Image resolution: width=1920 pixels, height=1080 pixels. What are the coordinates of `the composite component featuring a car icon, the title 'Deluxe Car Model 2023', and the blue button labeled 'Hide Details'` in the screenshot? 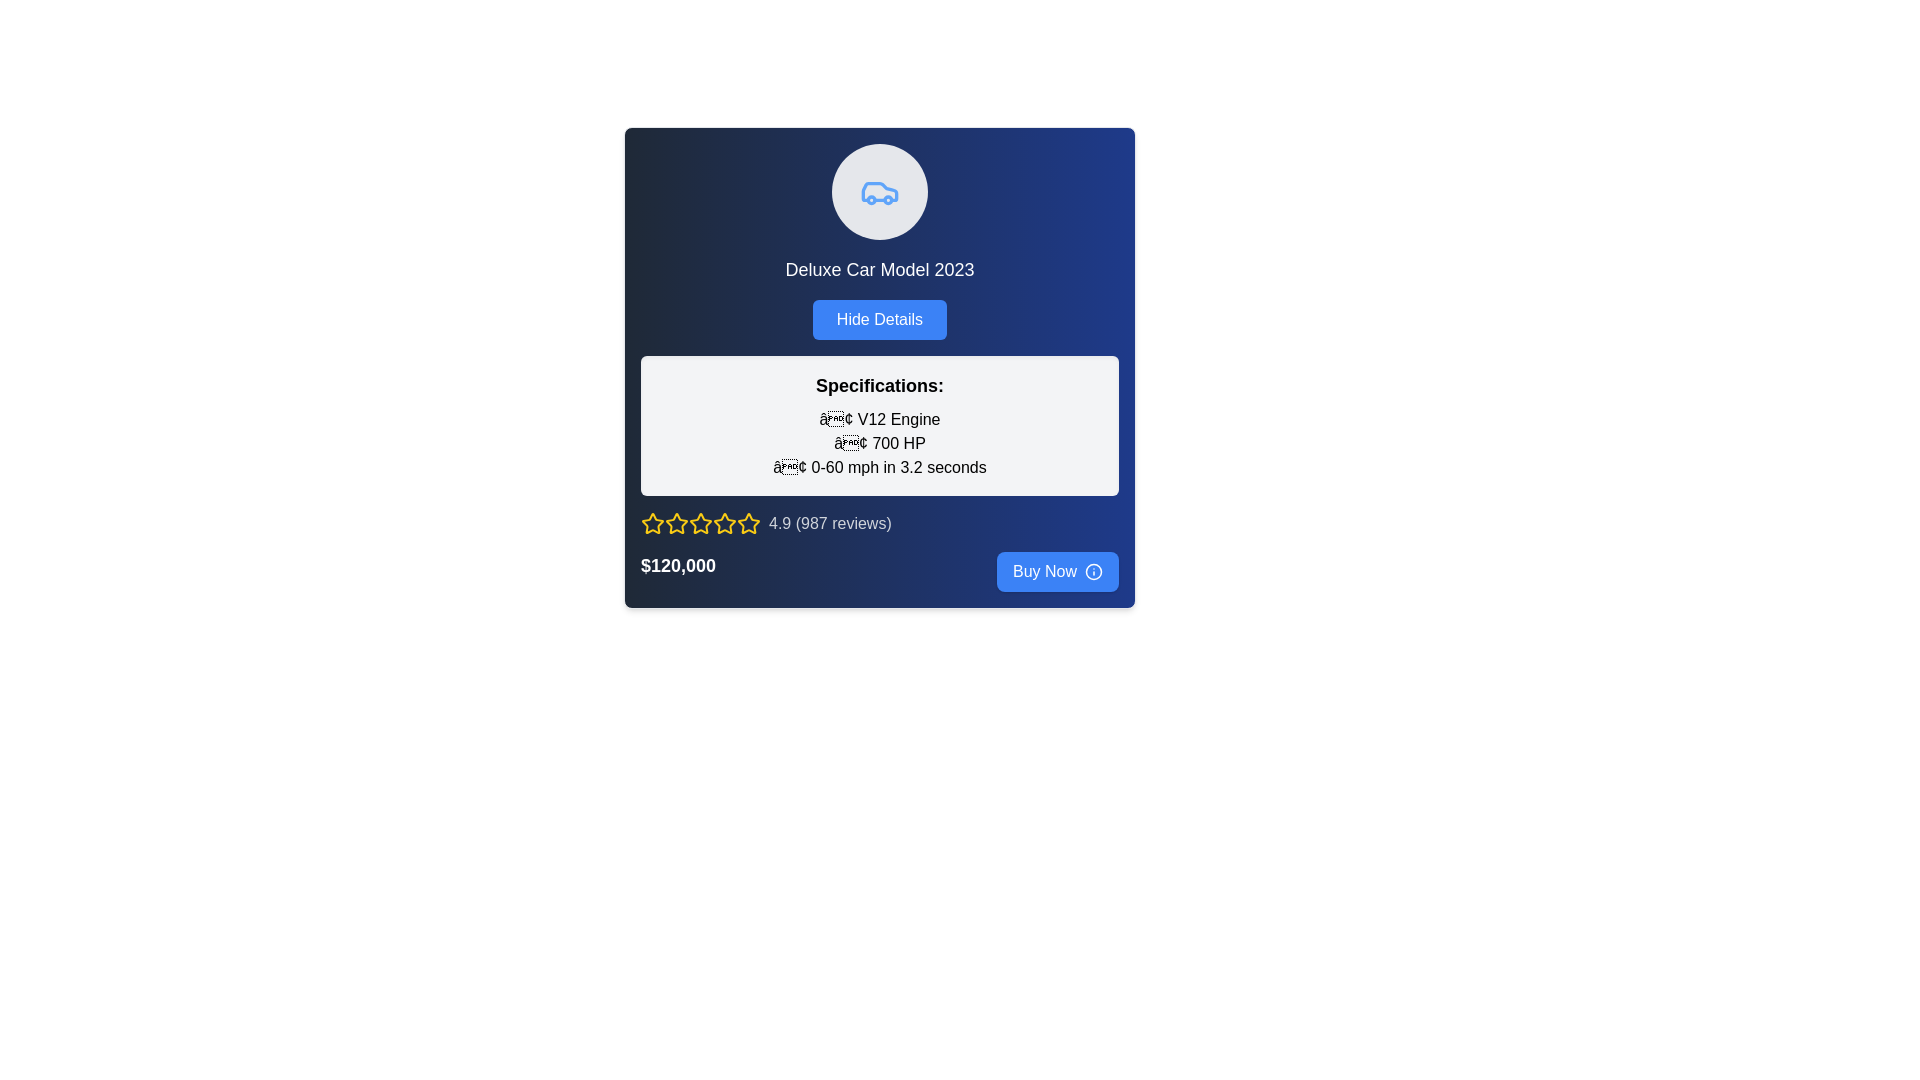 It's located at (879, 241).